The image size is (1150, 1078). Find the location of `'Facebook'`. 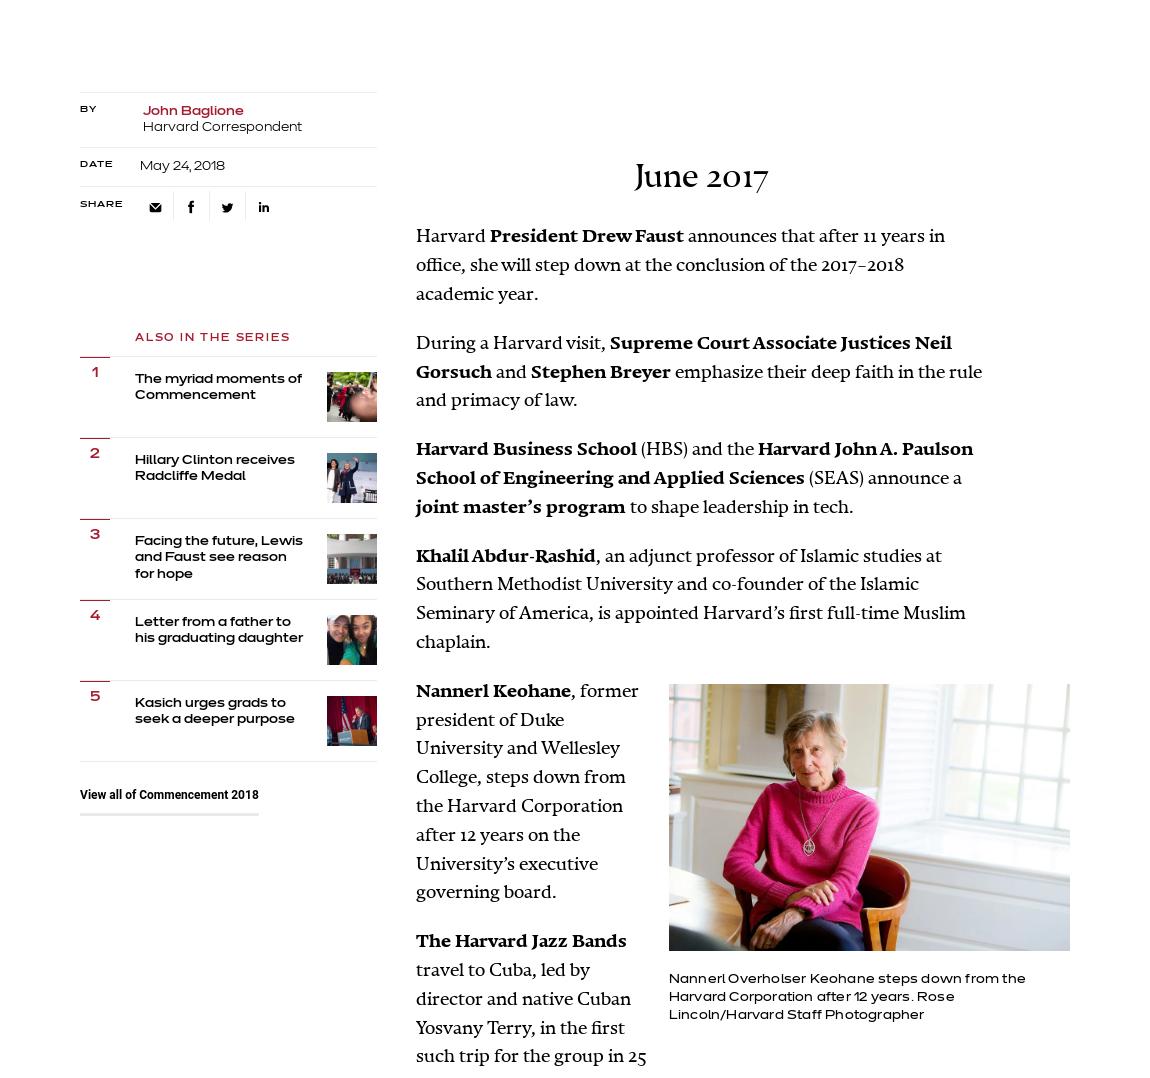

'Facebook' is located at coordinates (213, 231).